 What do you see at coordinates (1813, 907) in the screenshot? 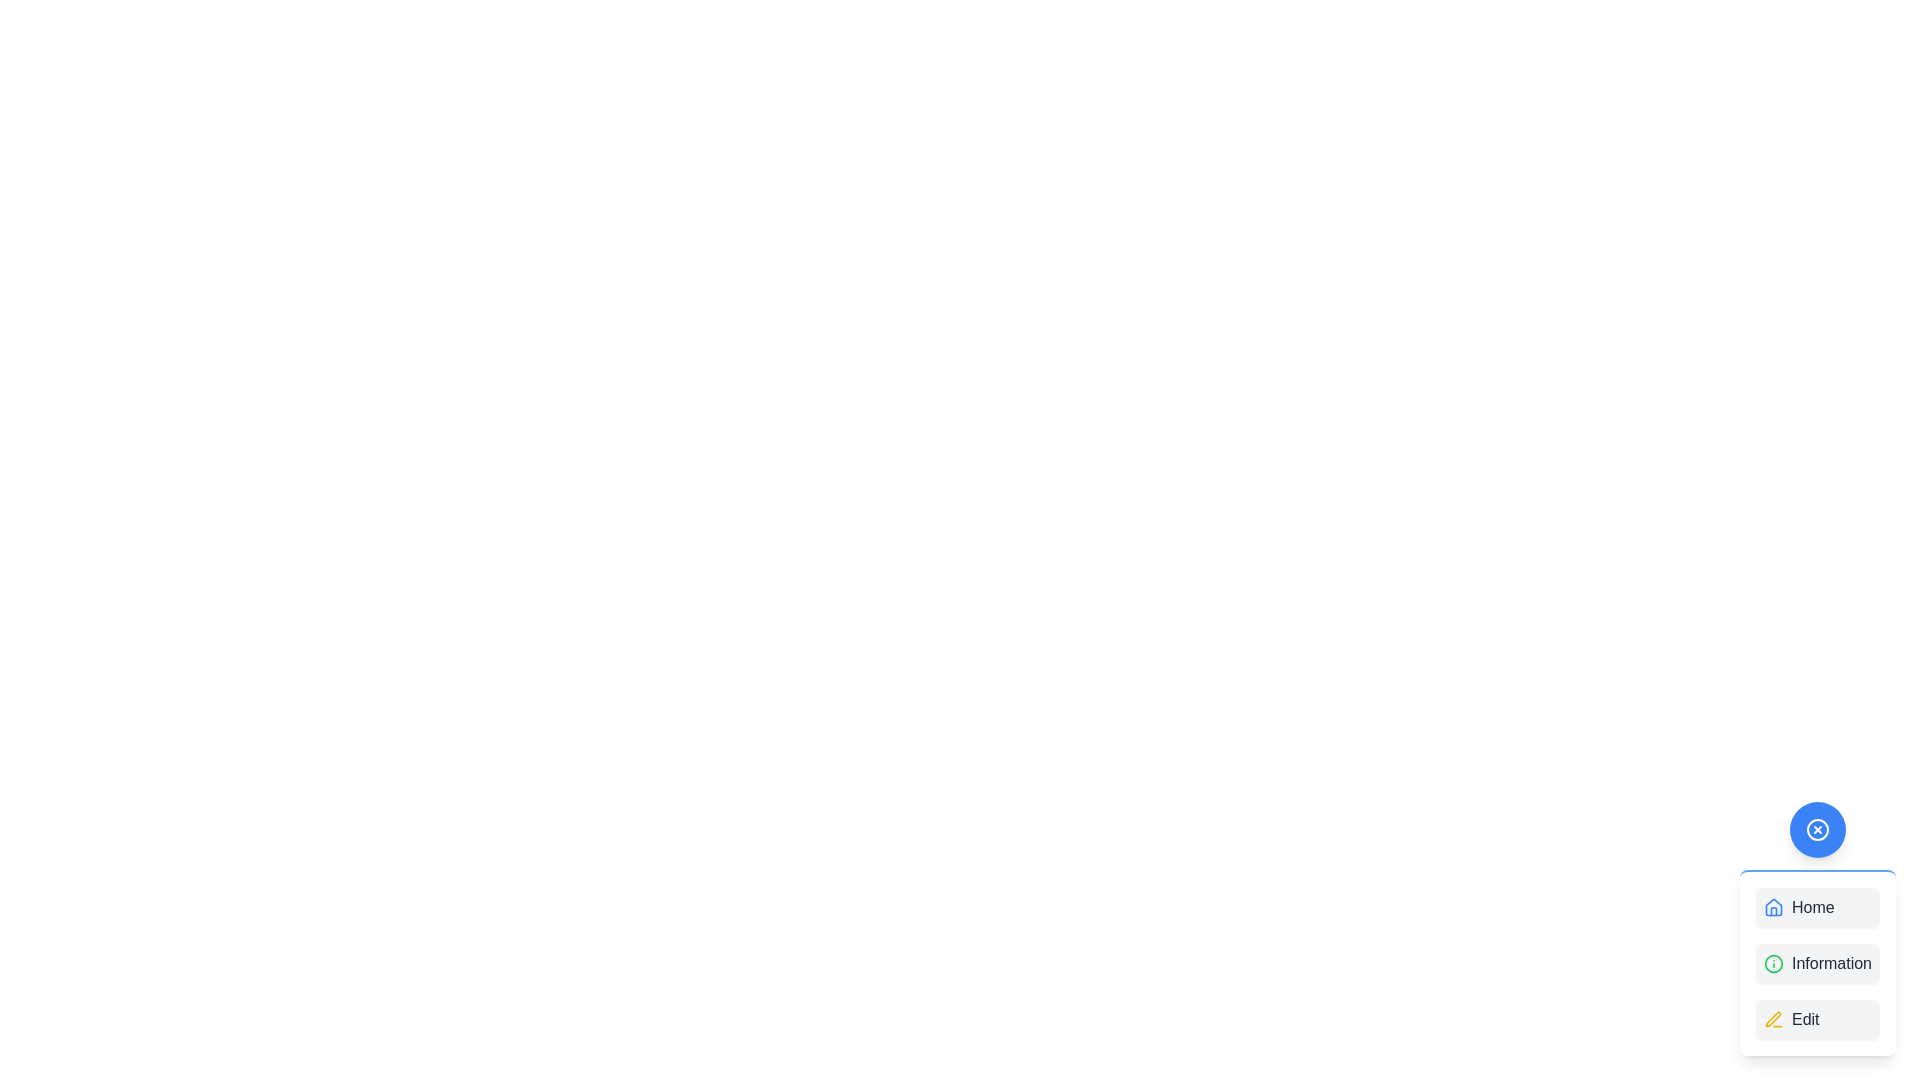
I see `the 'Home' text label in the navigation menu, which is positioned next to a house icon and serves as a label for the first option in a vertical list` at bounding box center [1813, 907].